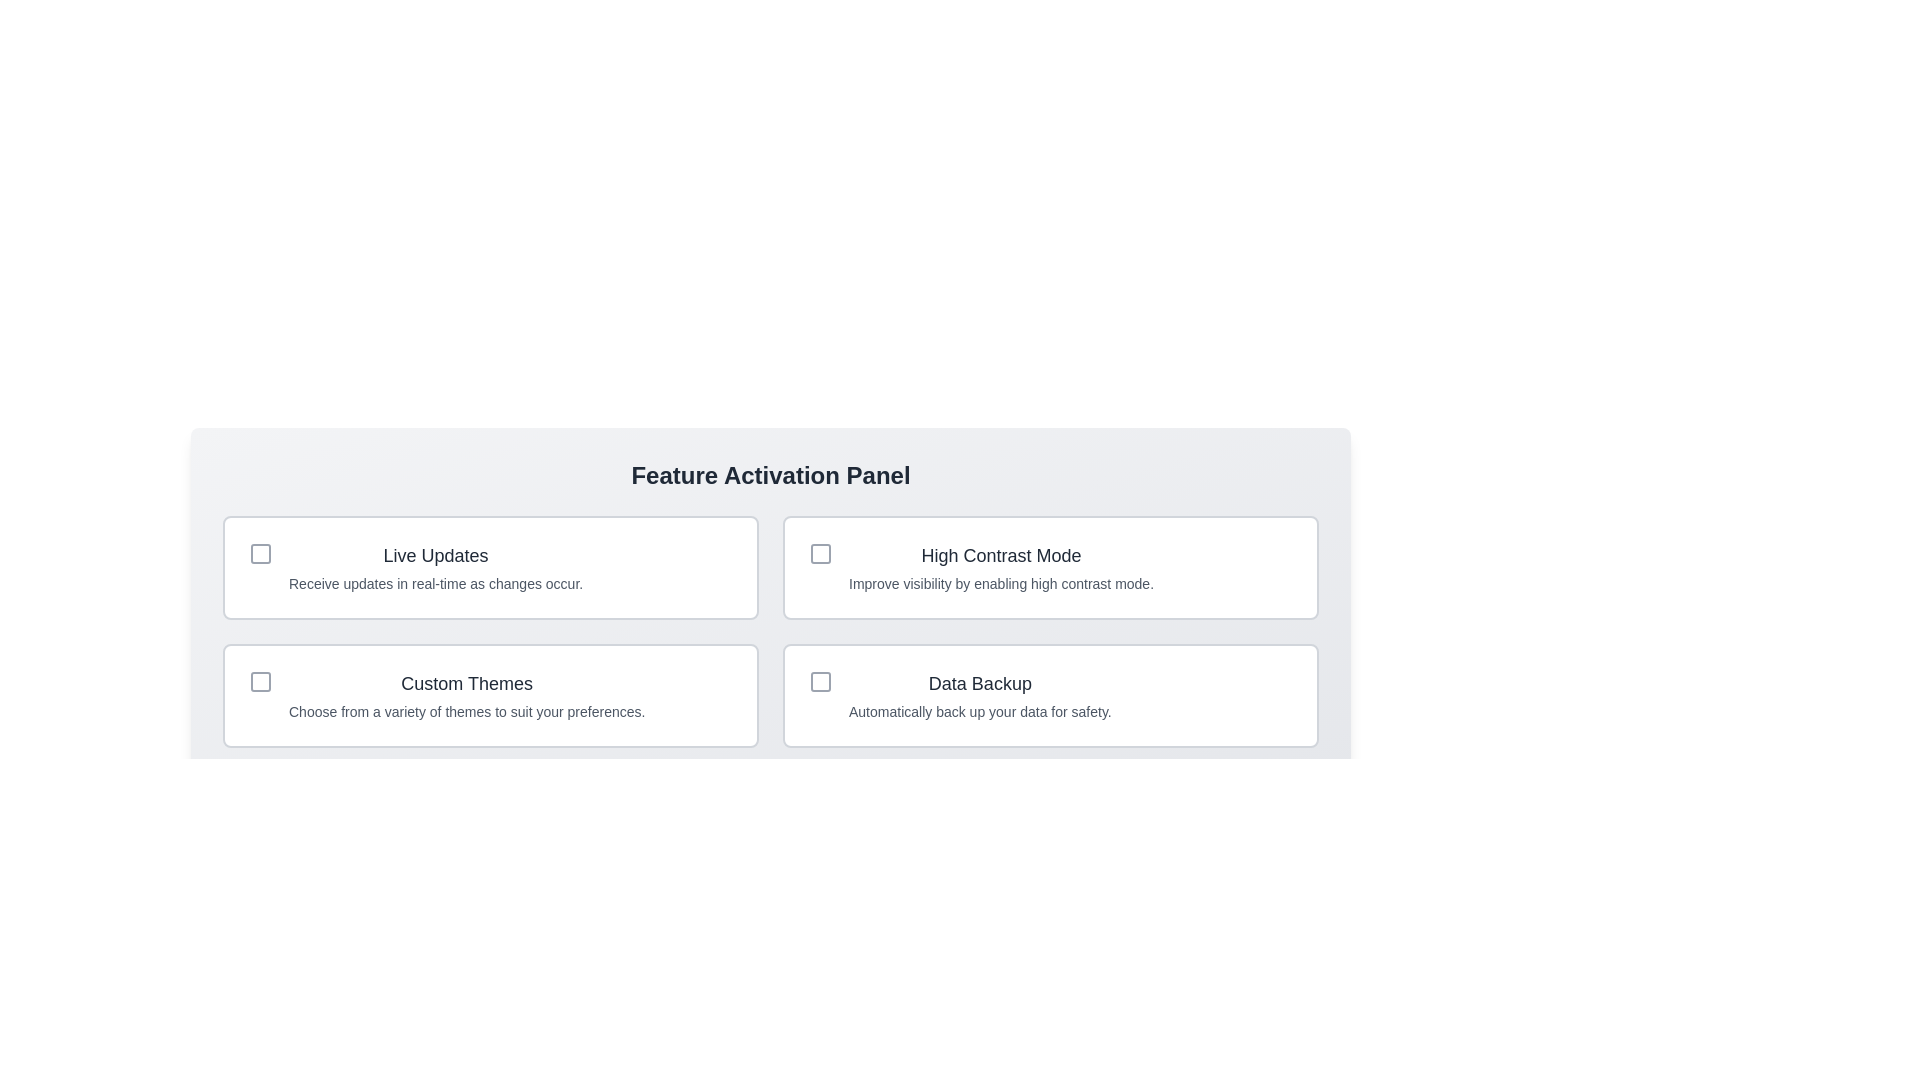 Image resolution: width=1920 pixels, height=1080 pixels. Describe the element at coordinates (490, 567) in the screenshot. I see `the checkbox on the 'Live Updates' card, which is located in the first column of the grid layout at the top-left position` at that location.